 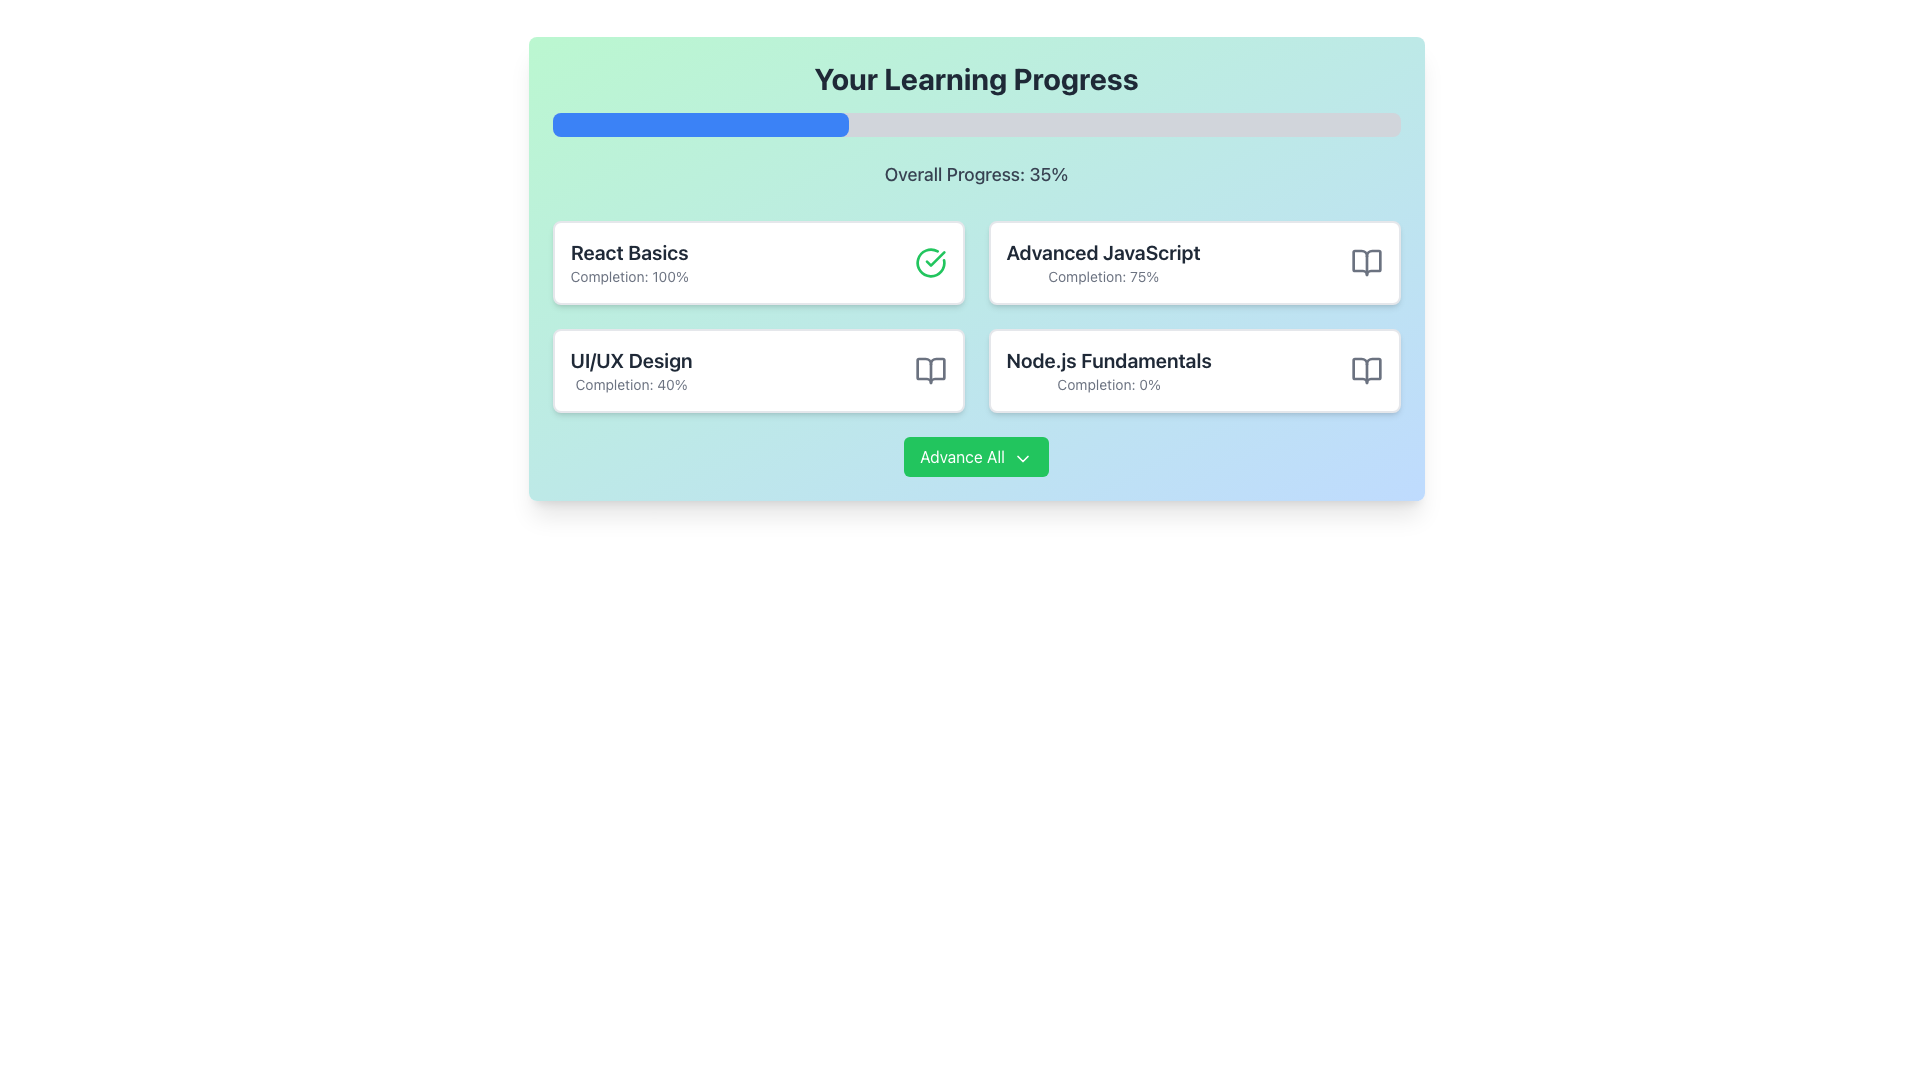 What do you see at coordinates (1102, 252) in the screenshot?
I see `the text element displaying 'Advanced JavaScript' in bold, dark gray font, located in the top right quadrant of the grid under 'Your Learning Progress'` at bounding box center [1102, 252].